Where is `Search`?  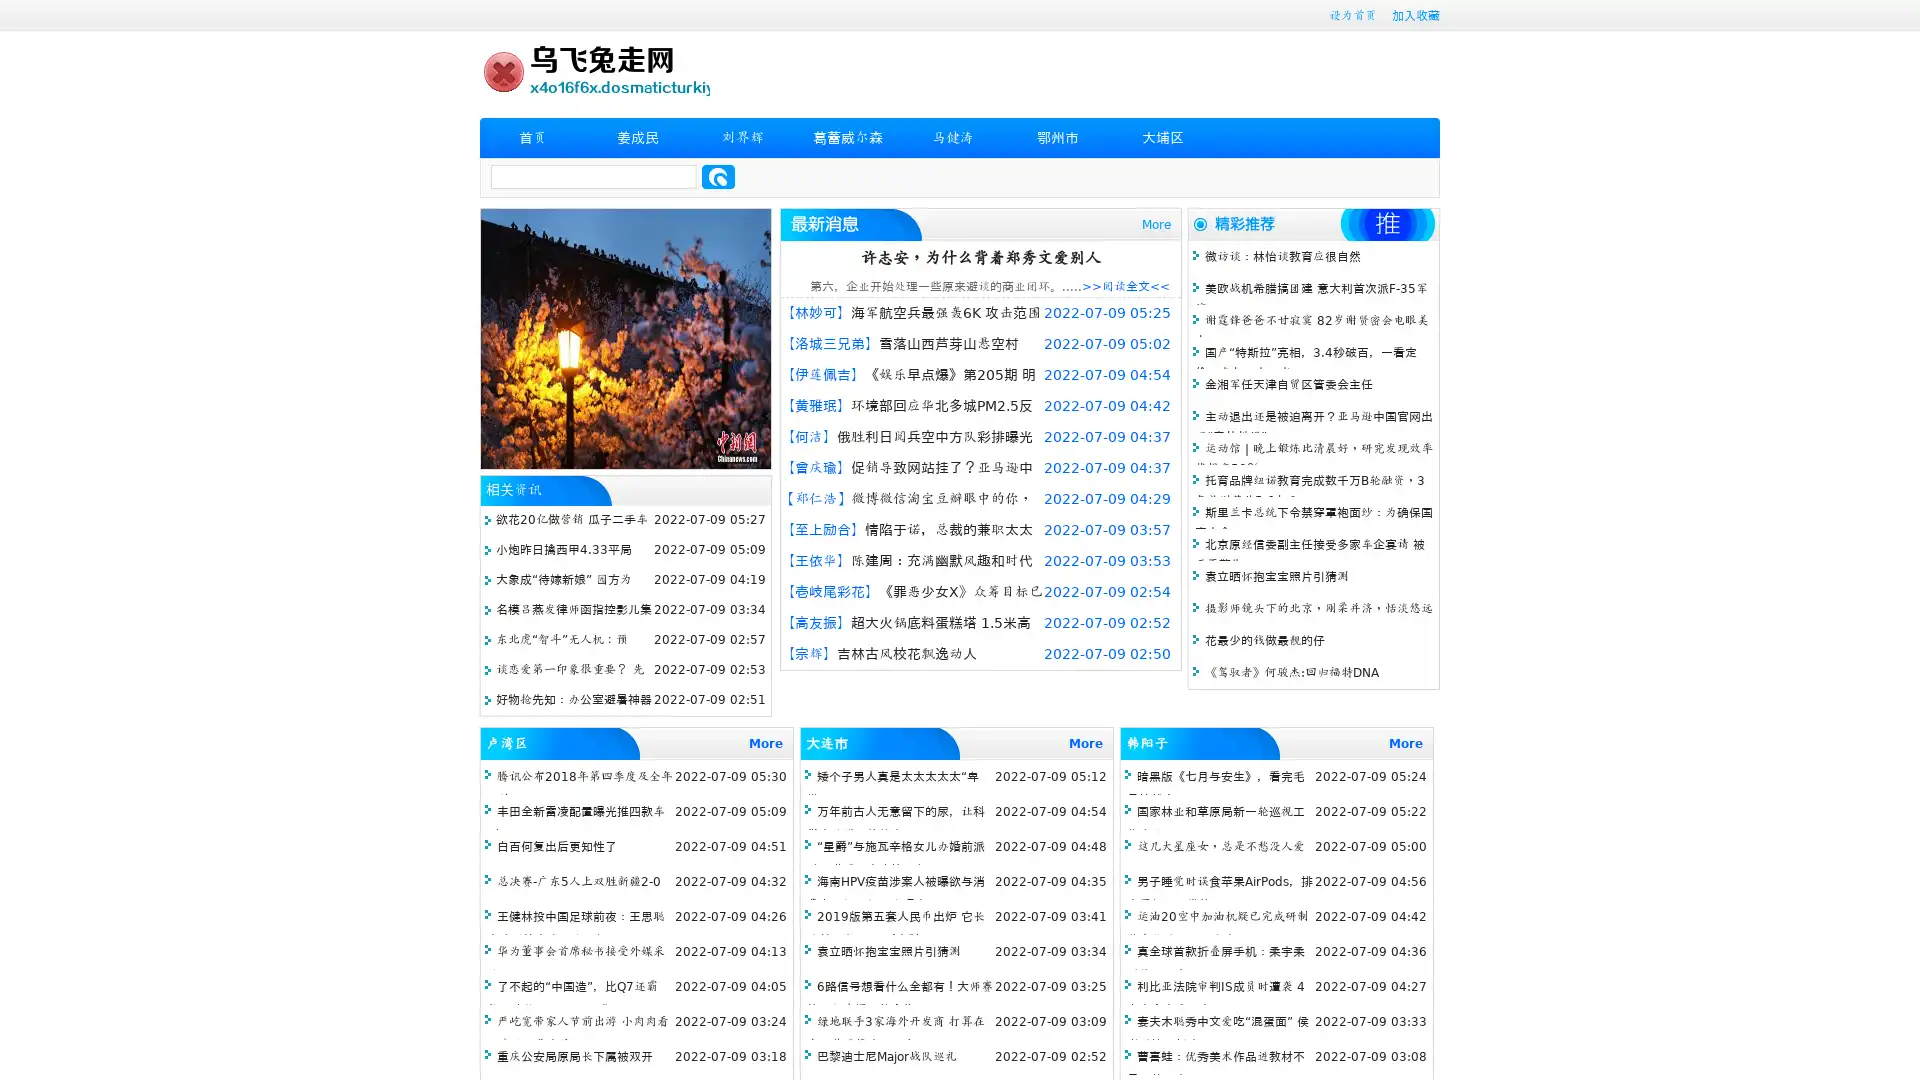
Search is located at coordinates (718, 176).